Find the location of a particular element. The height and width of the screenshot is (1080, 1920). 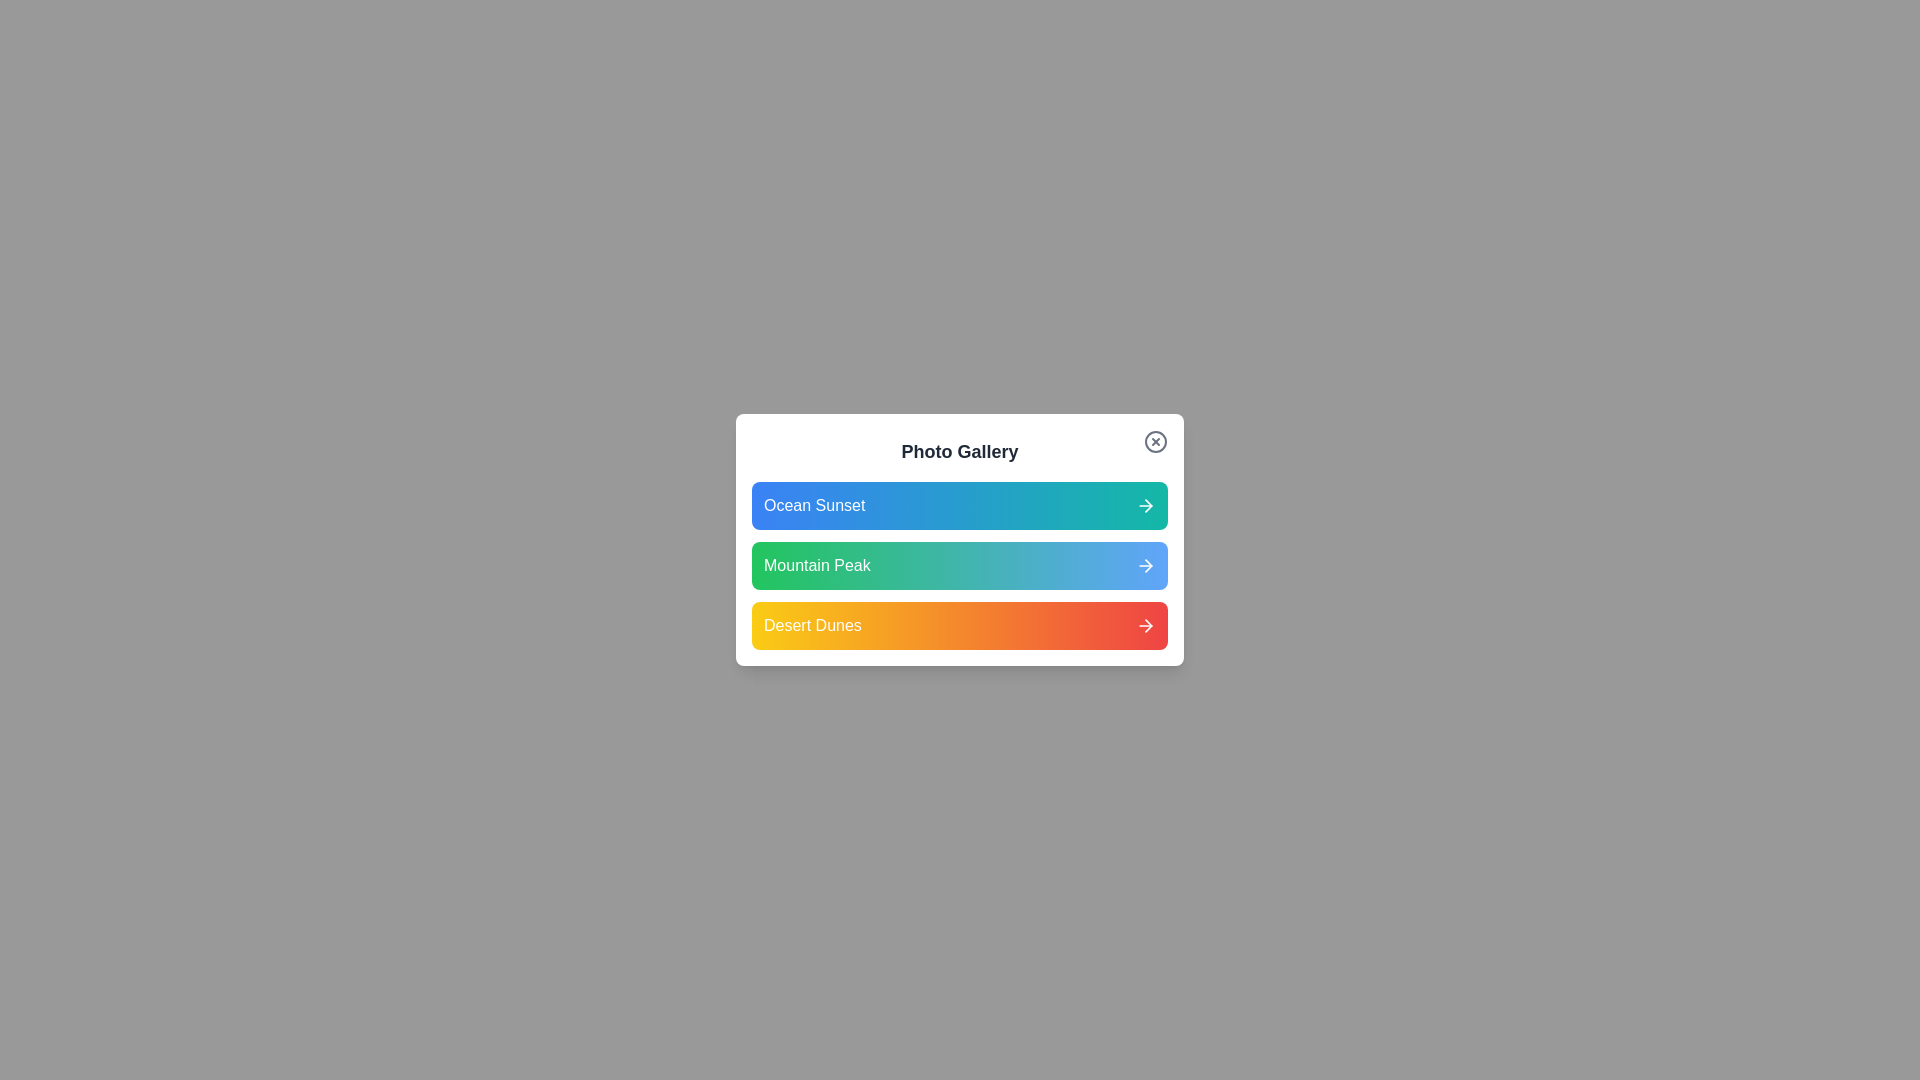

the photo titled Mountain Peak from the list is located at coordinates (960, 566).